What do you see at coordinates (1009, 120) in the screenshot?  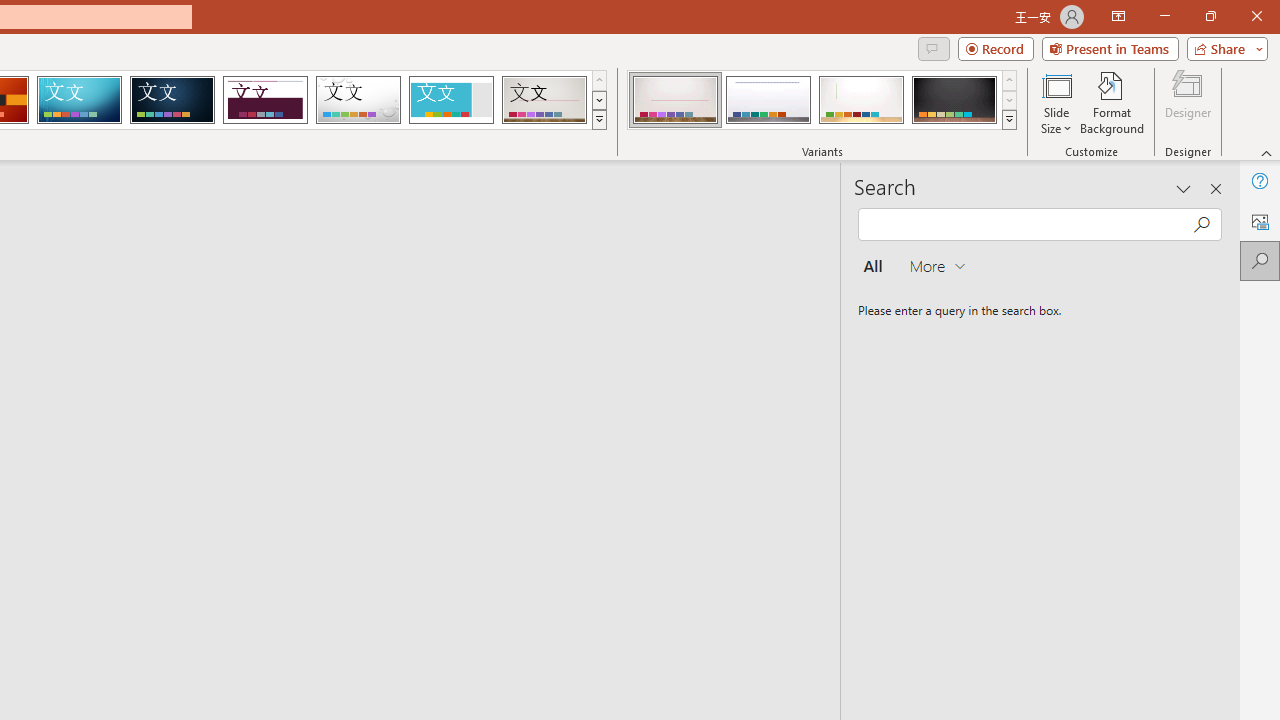 I see `'Variants'` at bounding box center [1009, 120].